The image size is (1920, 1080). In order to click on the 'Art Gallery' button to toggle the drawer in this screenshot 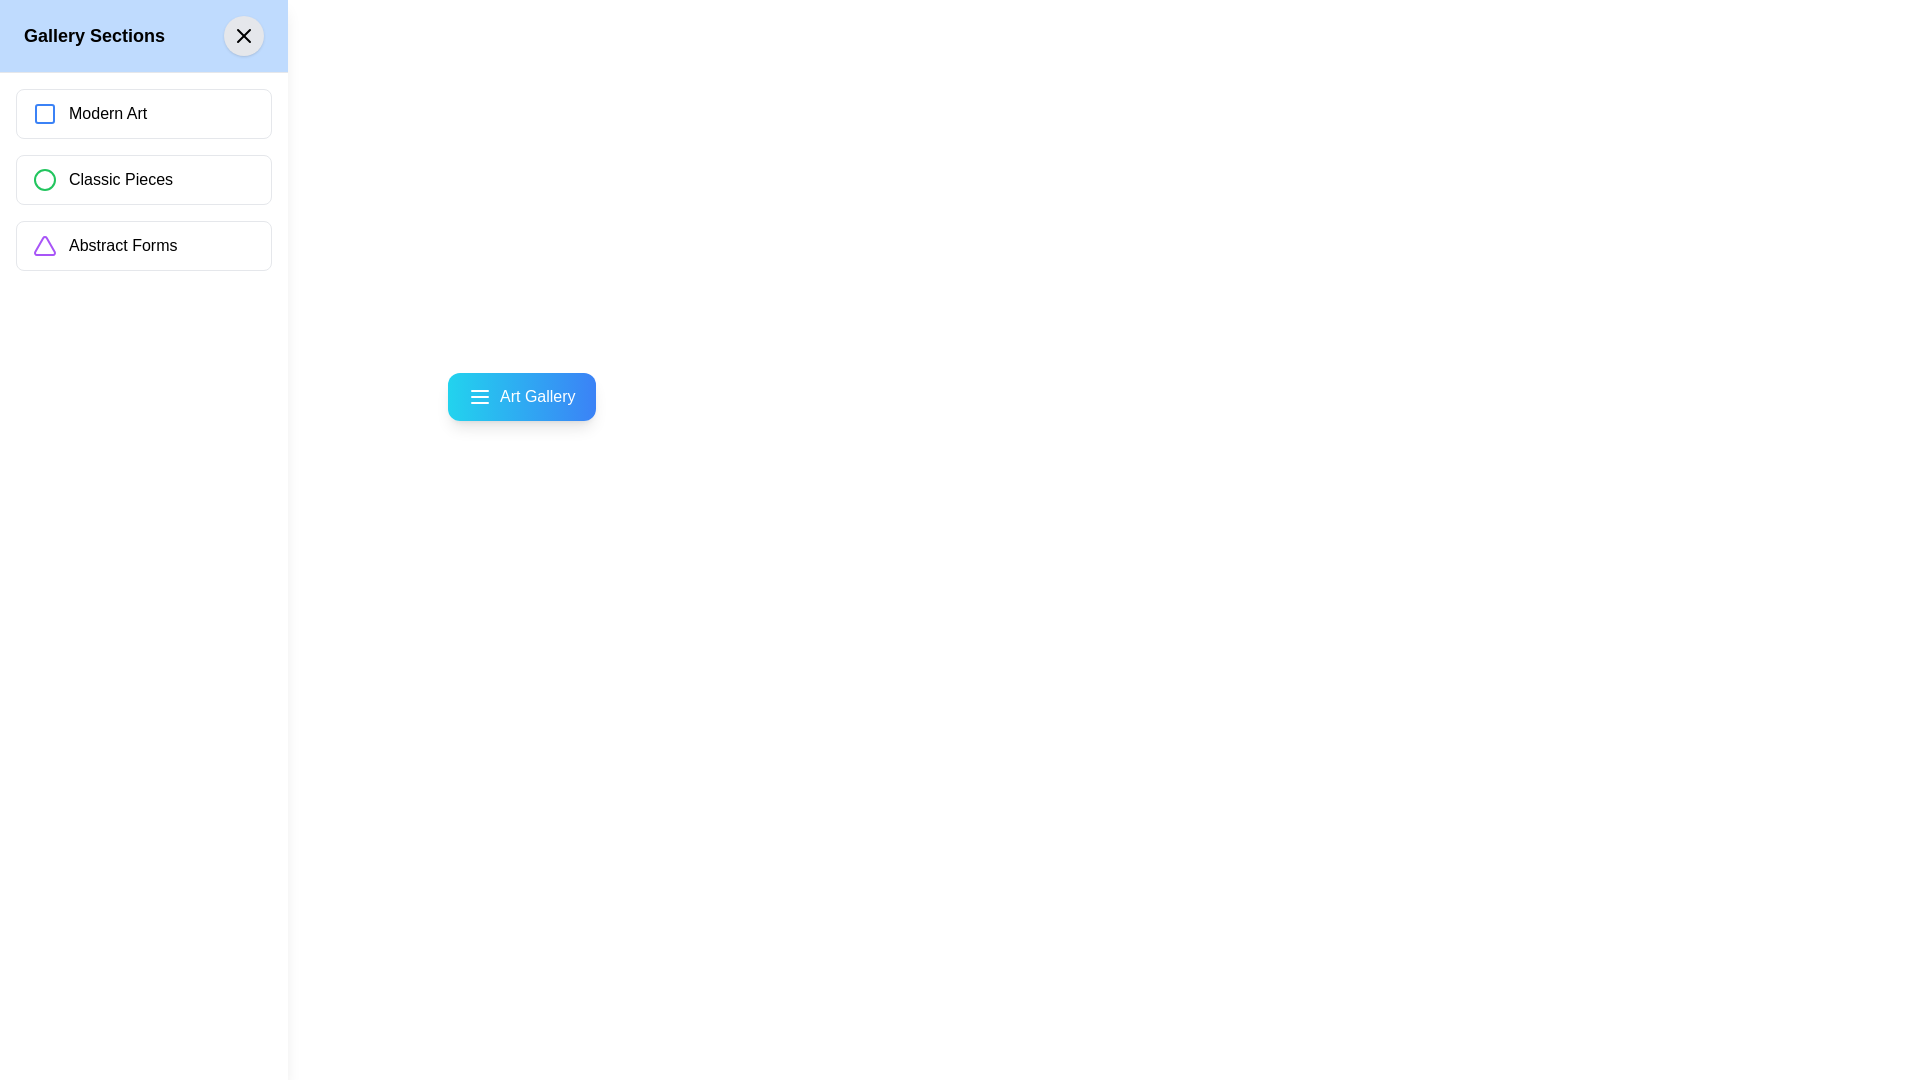, I will do `click(521, 397)`.